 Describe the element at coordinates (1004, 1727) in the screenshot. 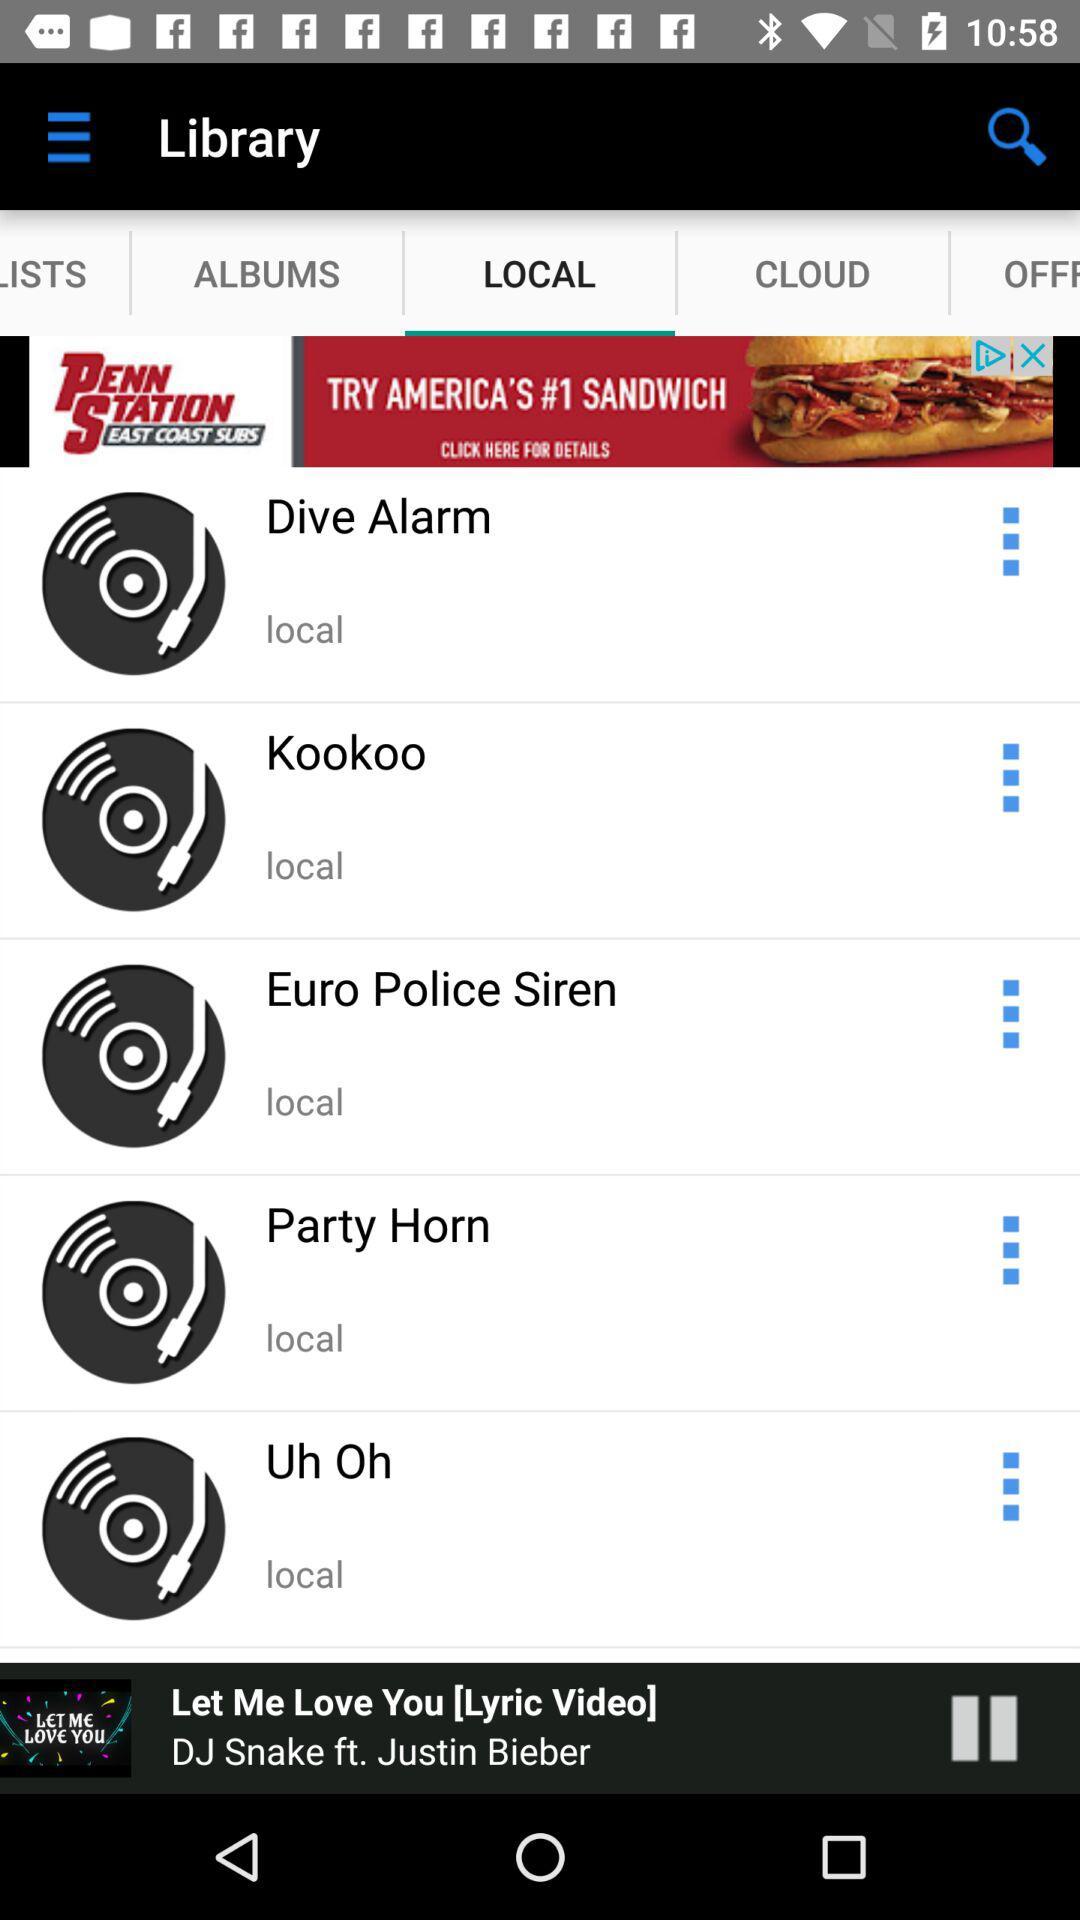

I see `the pause icon` at that location.